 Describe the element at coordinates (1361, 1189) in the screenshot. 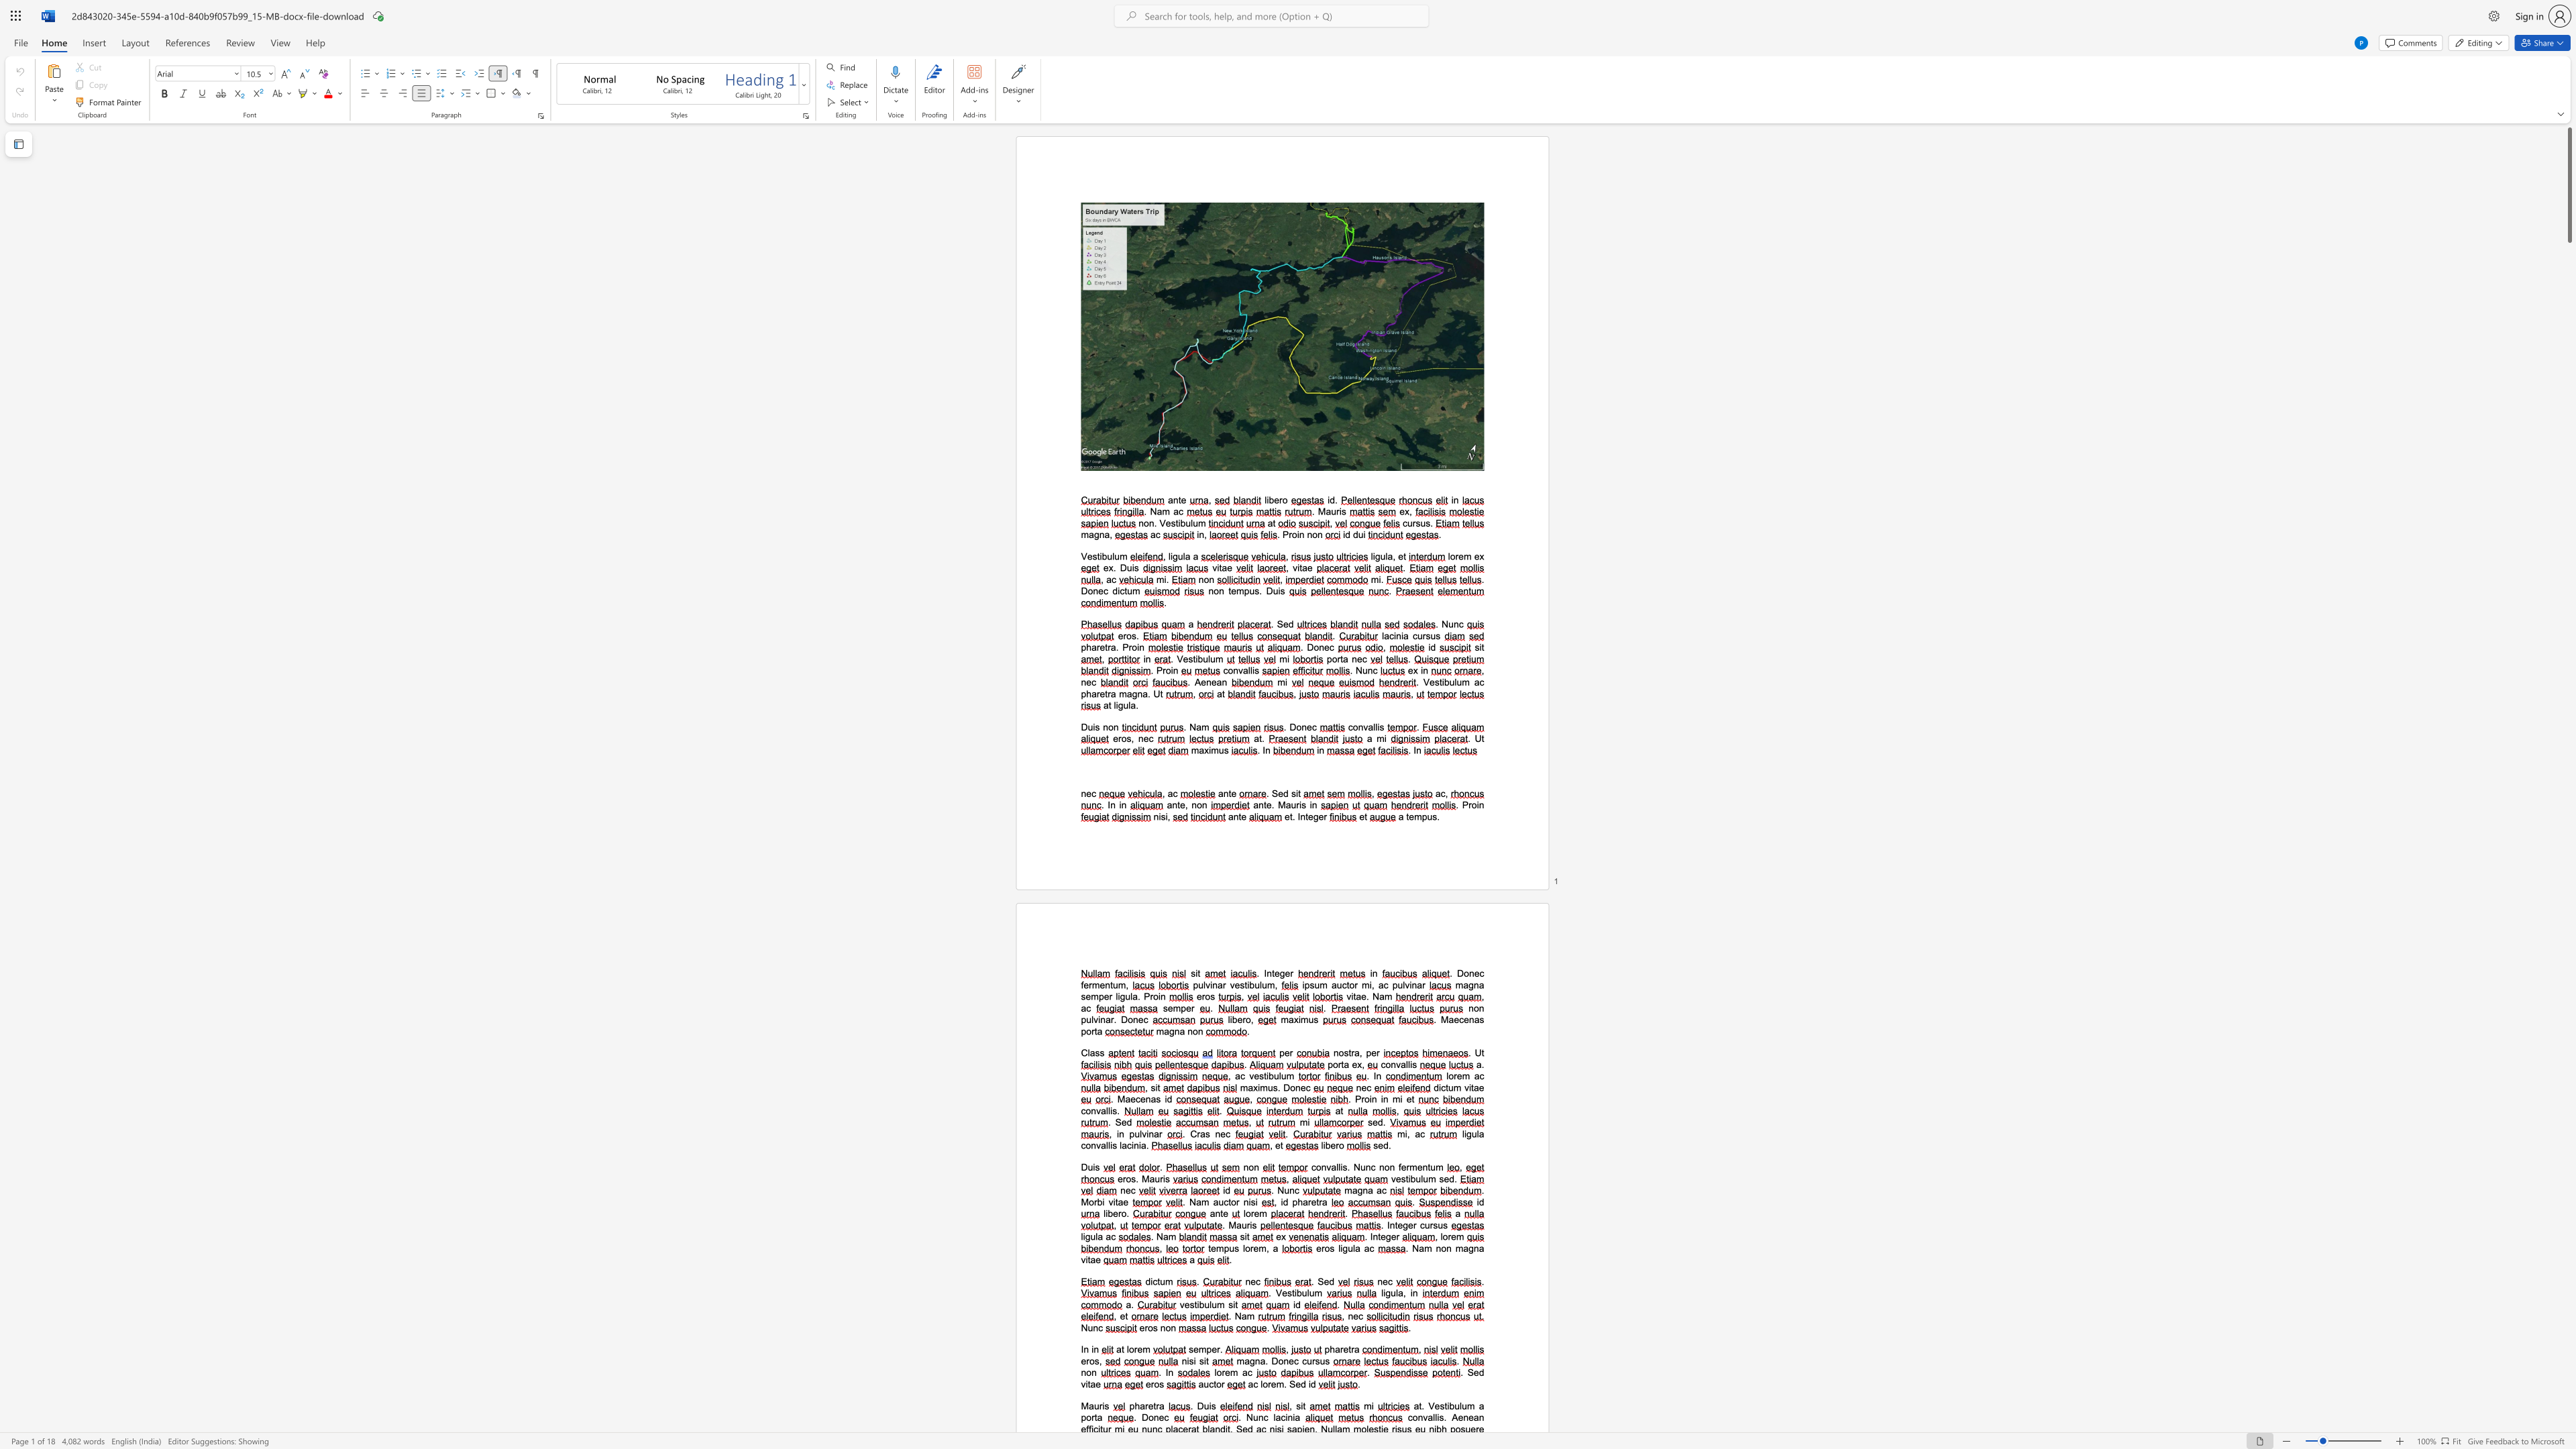

I see `the space between the continuous character "g" and "n" in the text` at that location.